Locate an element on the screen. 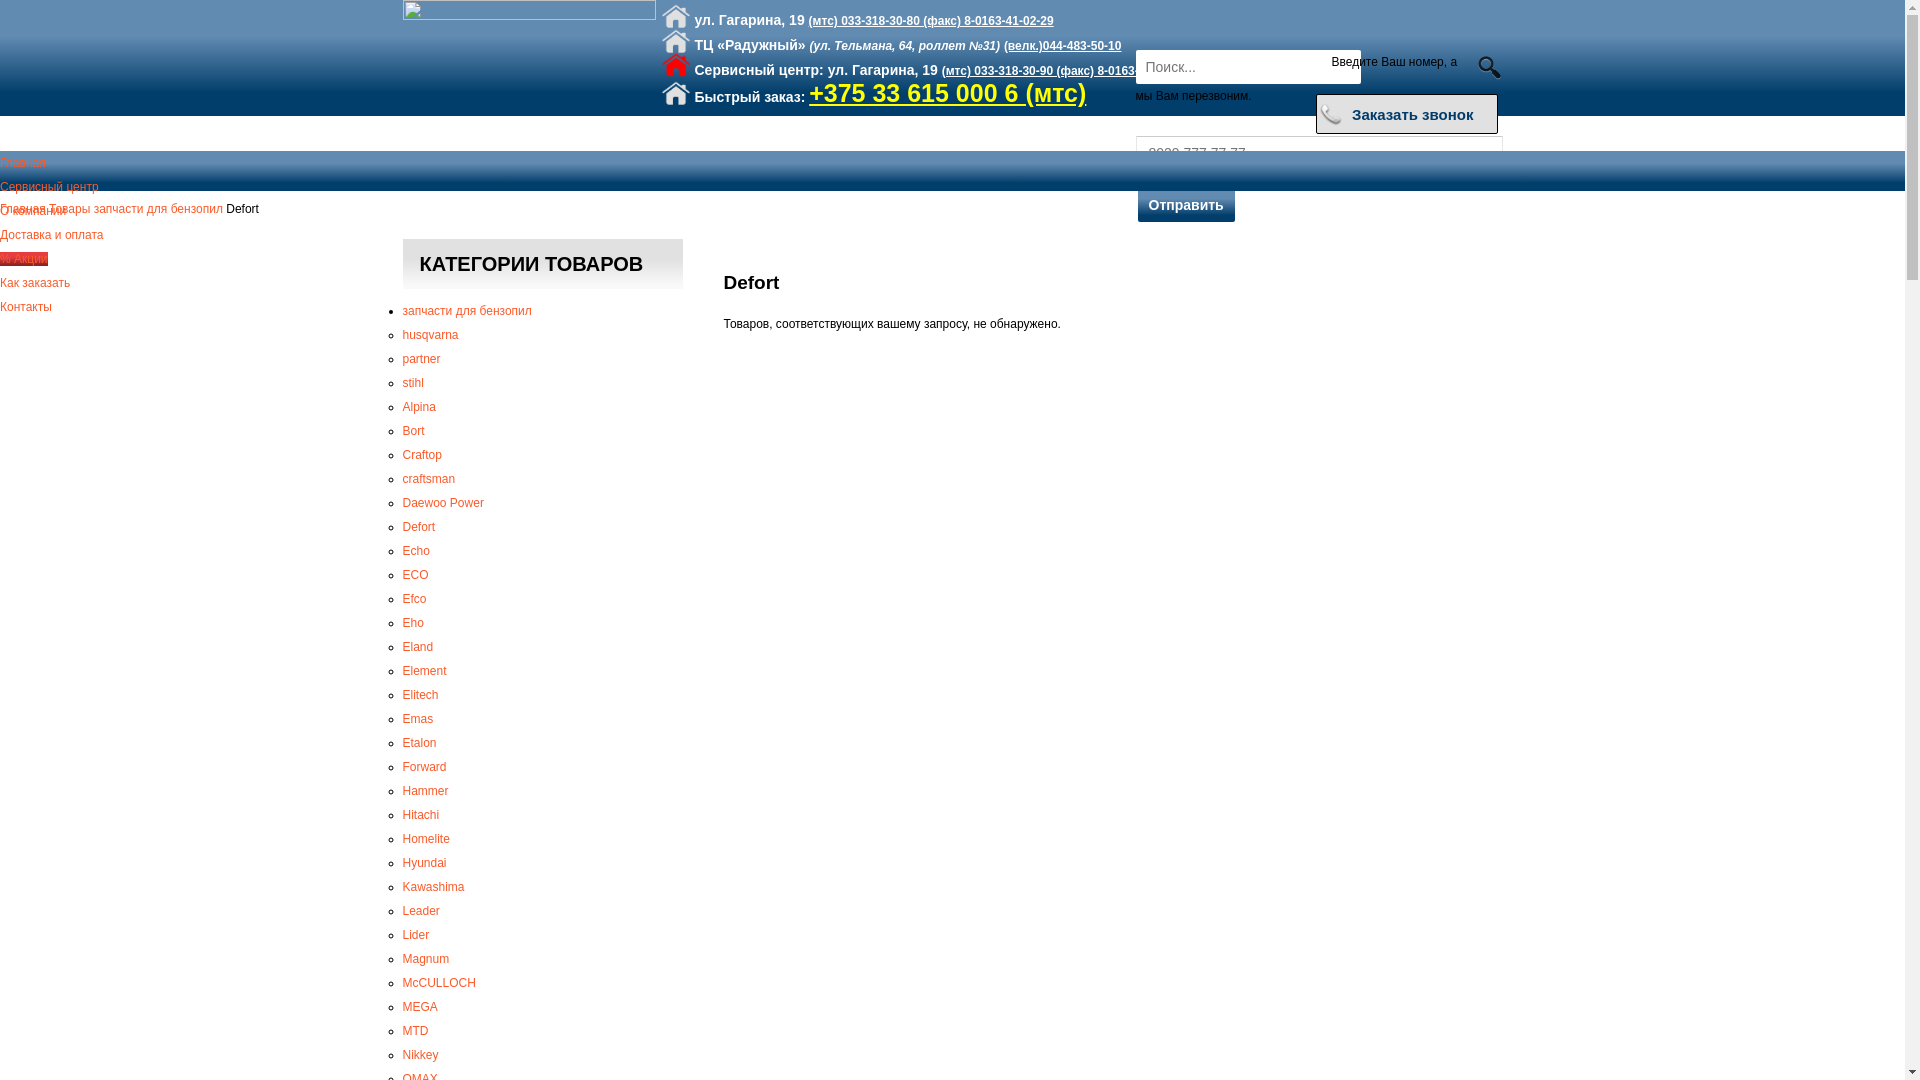  'MTD' is located at coordinates (401, 1030).